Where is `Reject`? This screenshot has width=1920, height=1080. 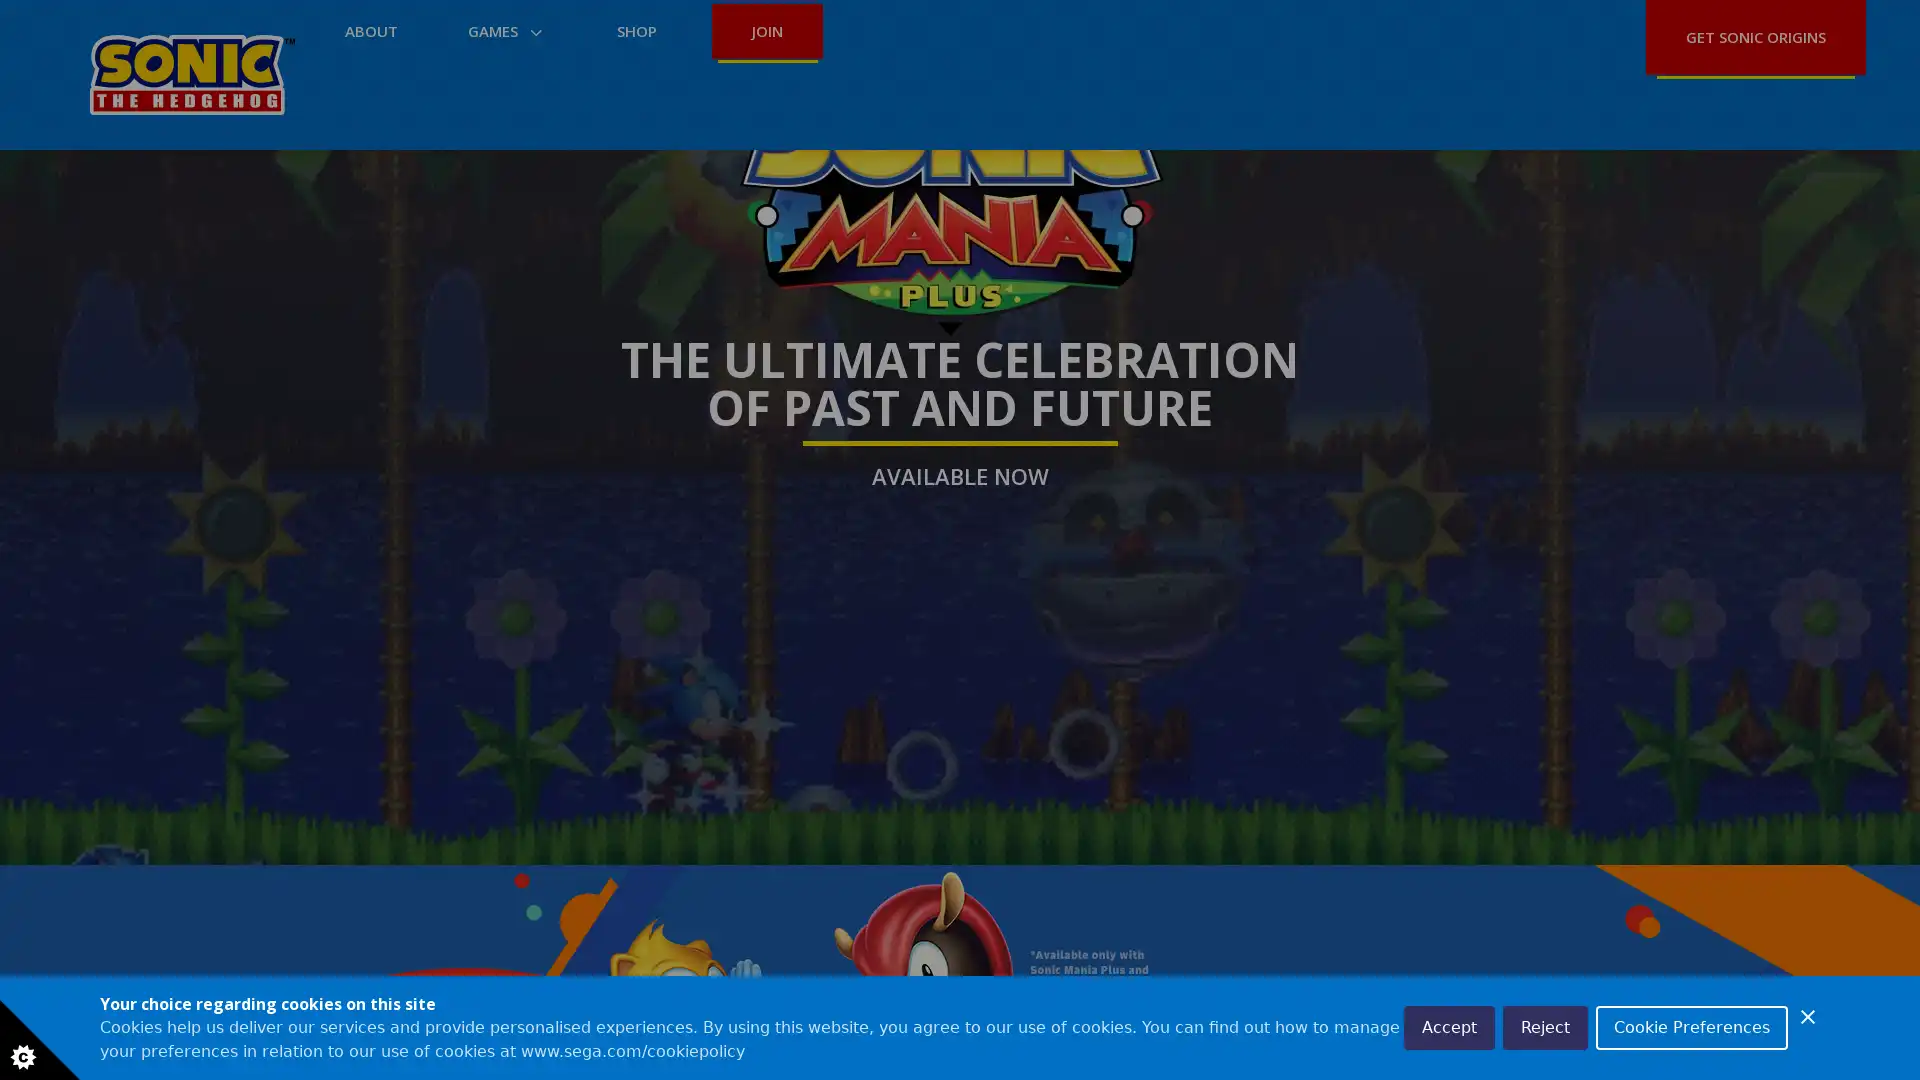
Reject is located at coordinates (1544, 1028).